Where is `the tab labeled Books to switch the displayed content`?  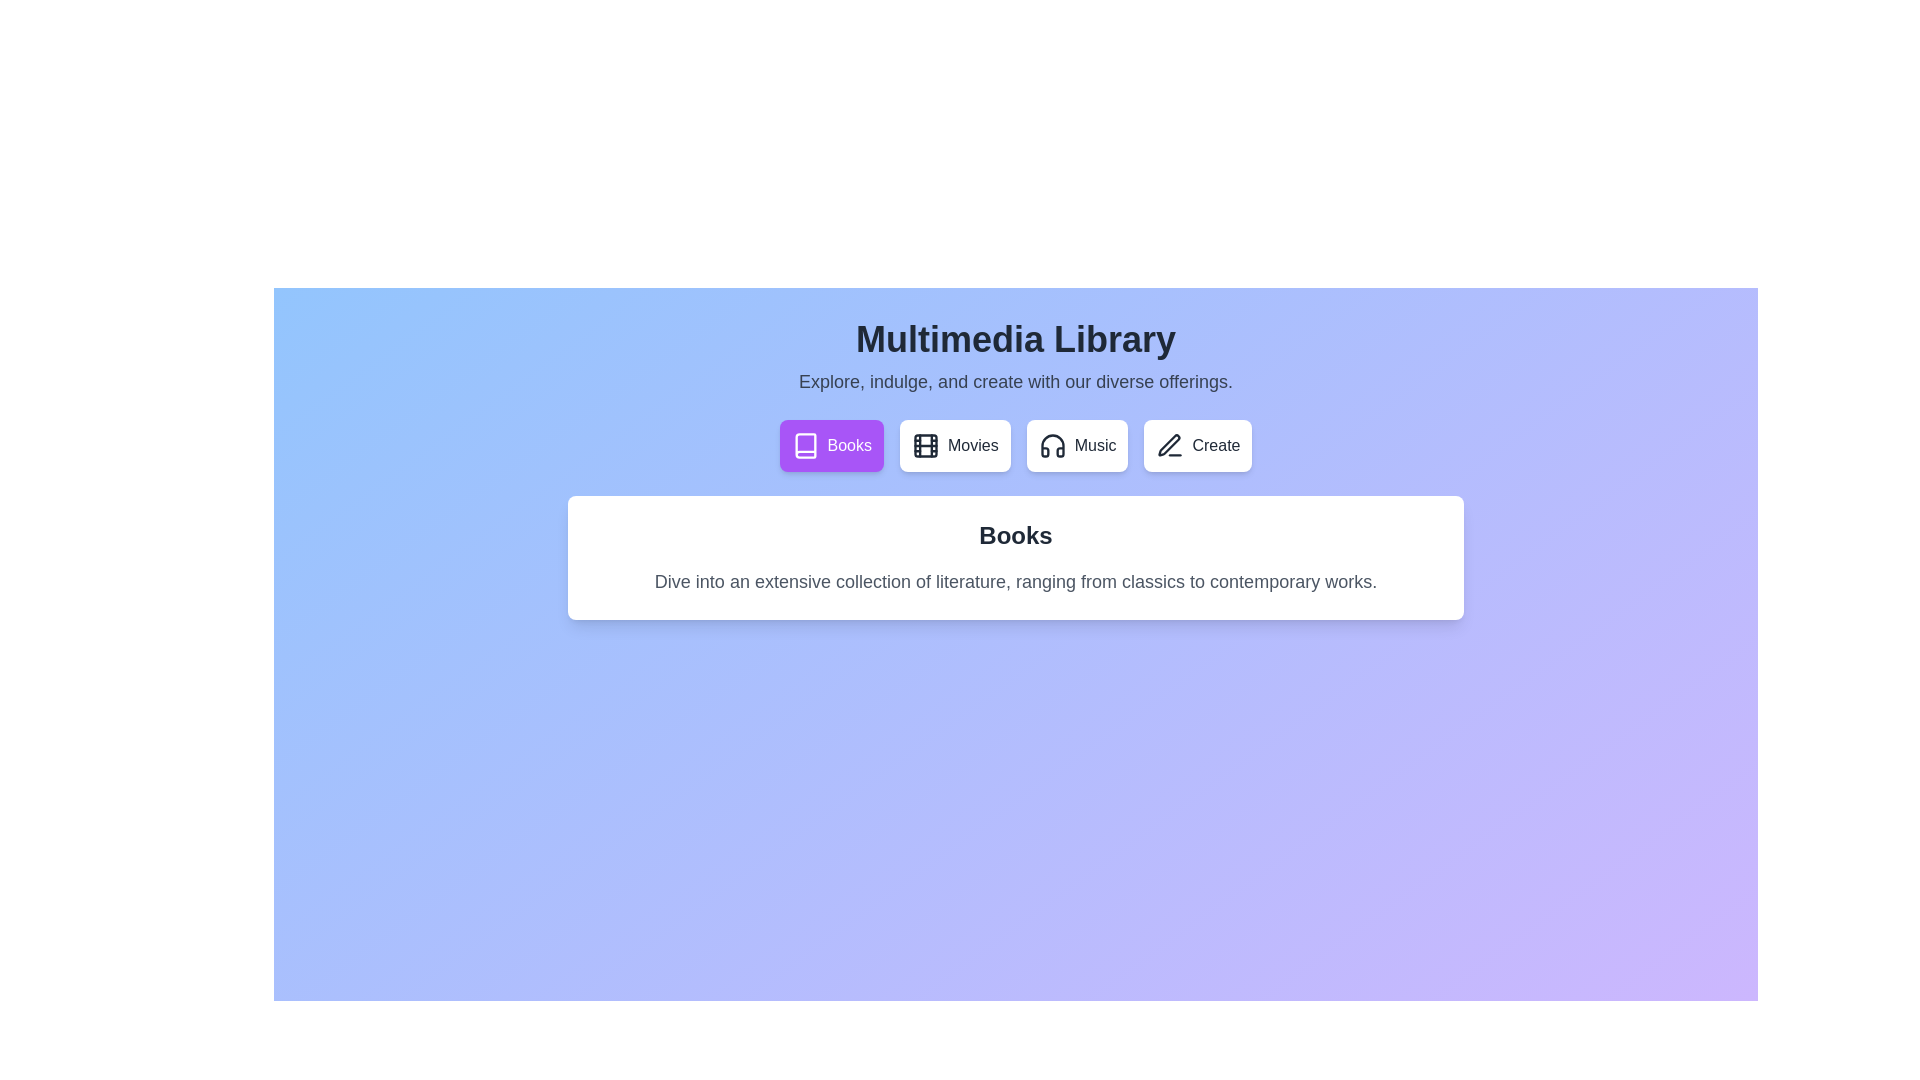 the tab labeled Books to switch the displayed content is located at coordinates (831, 445).